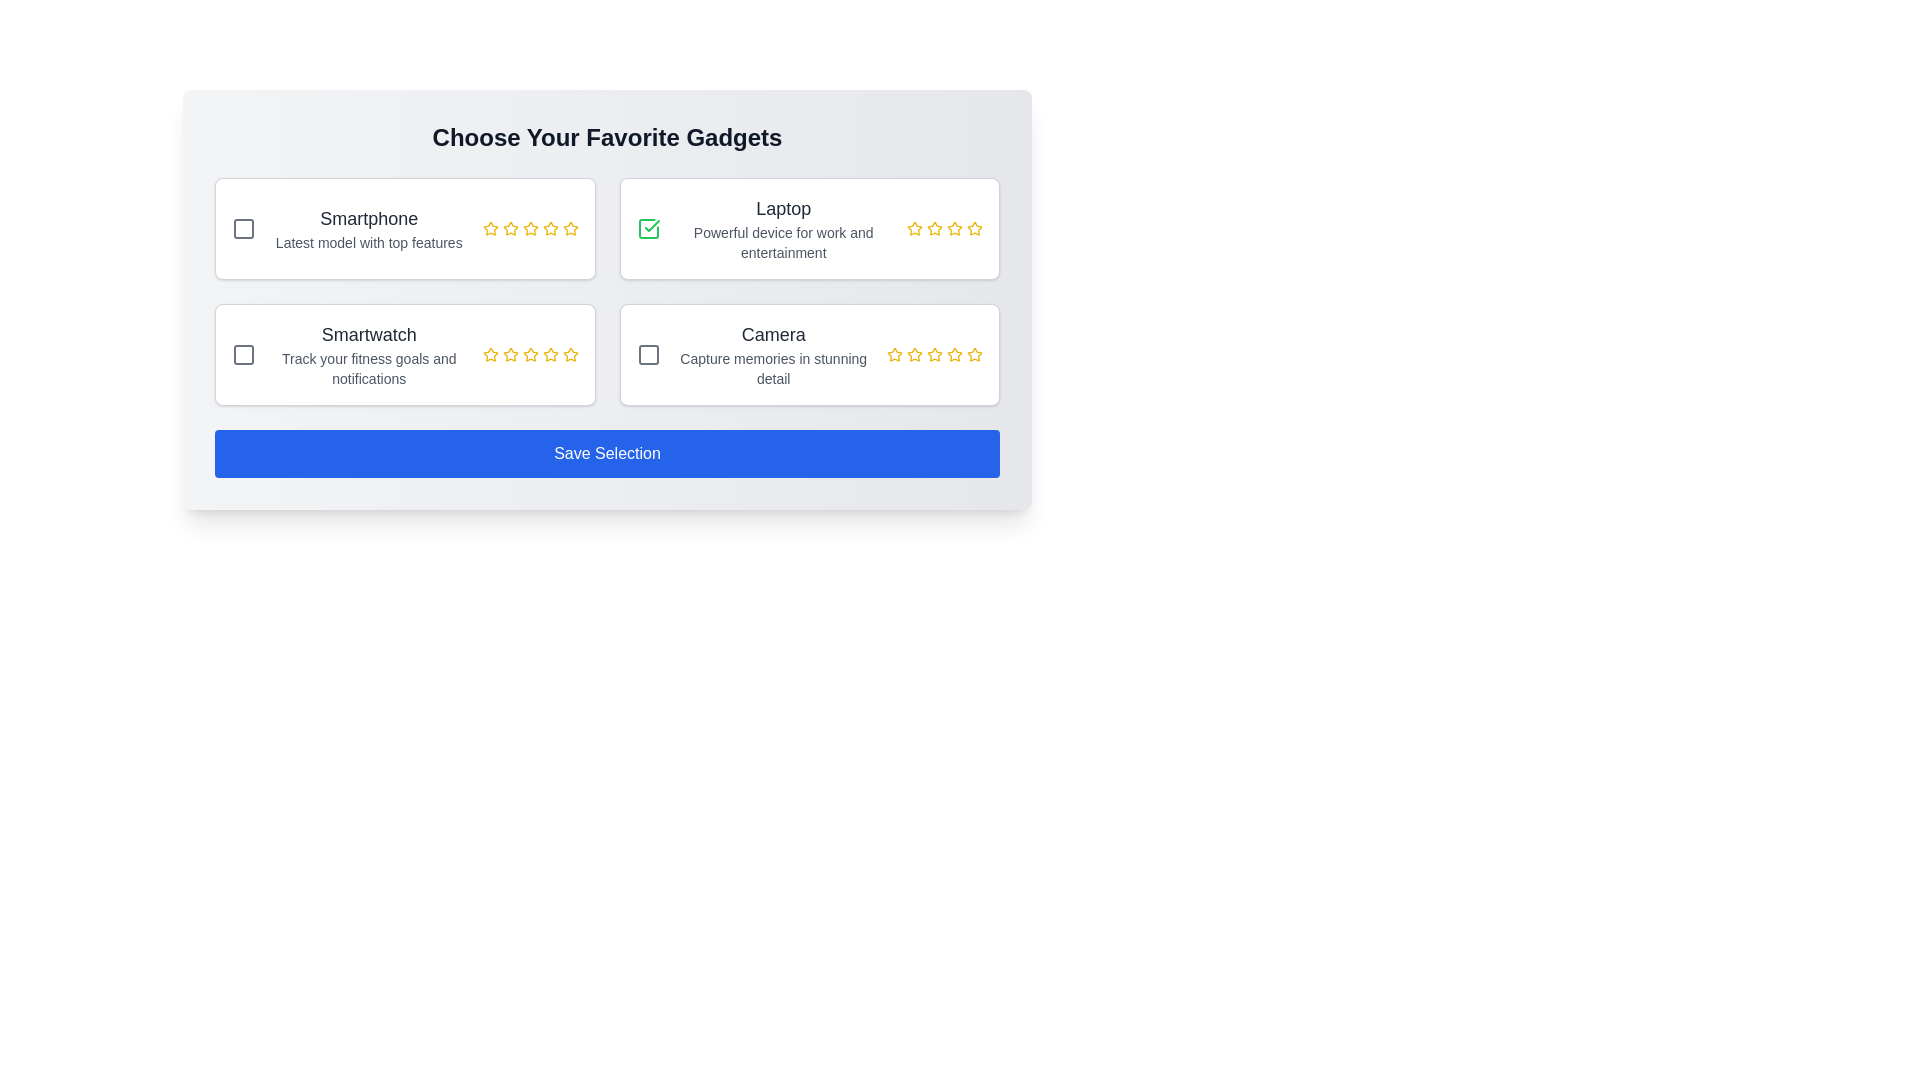 Image resolution: width=1920 pixels, height=1080 pixels. I want to click on the first yellow star icon in the rating selection option under the 'Smartwatch' label, so click(490, 353).